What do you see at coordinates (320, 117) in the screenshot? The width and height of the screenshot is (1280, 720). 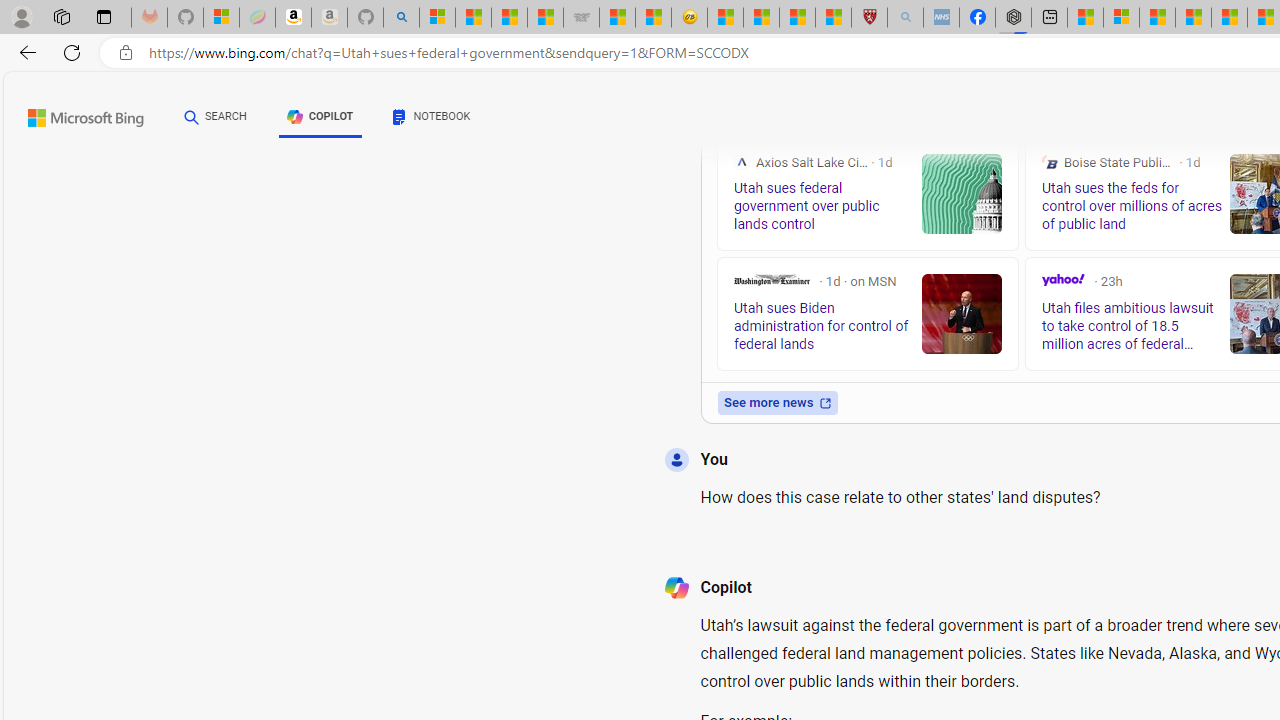 I see `'COPILOT'` at bounding box center [320, 117].